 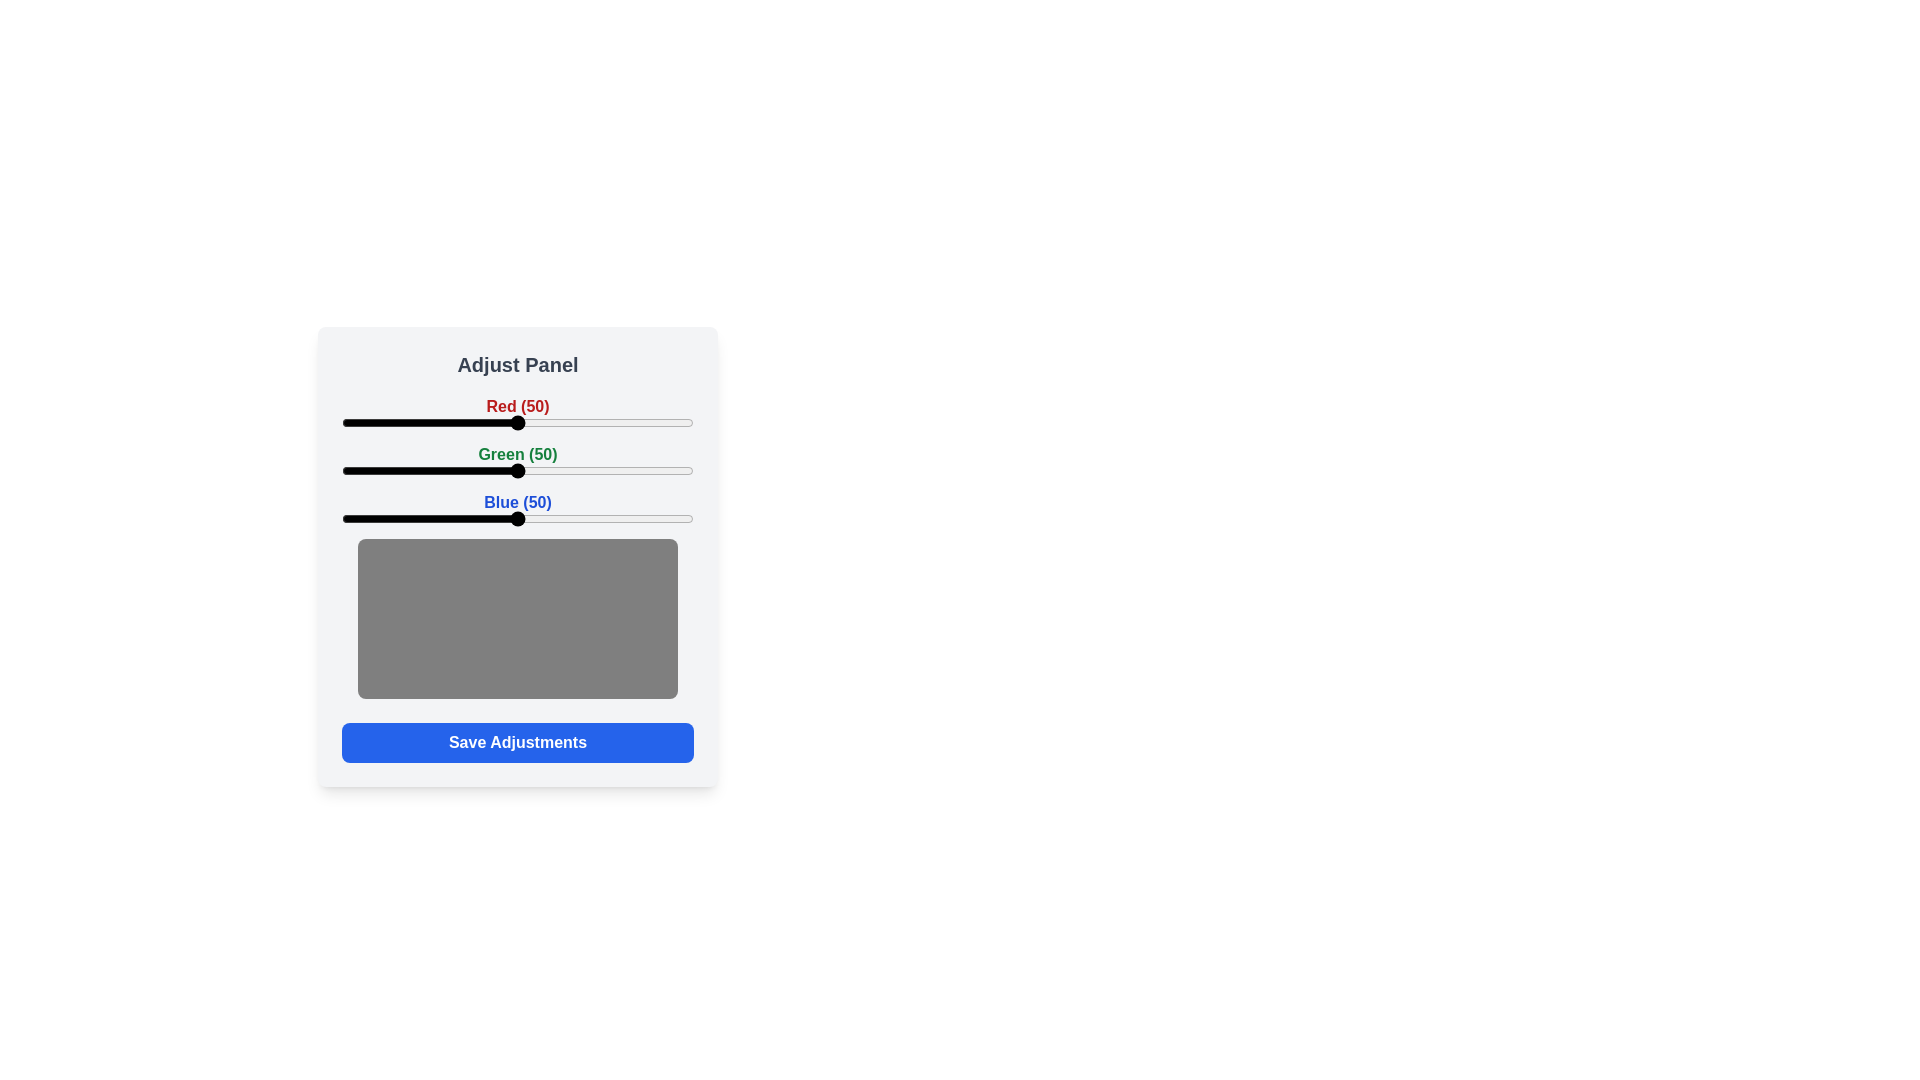 I want to click on the blue slider to 57 percent, so click(x=542, y=518).